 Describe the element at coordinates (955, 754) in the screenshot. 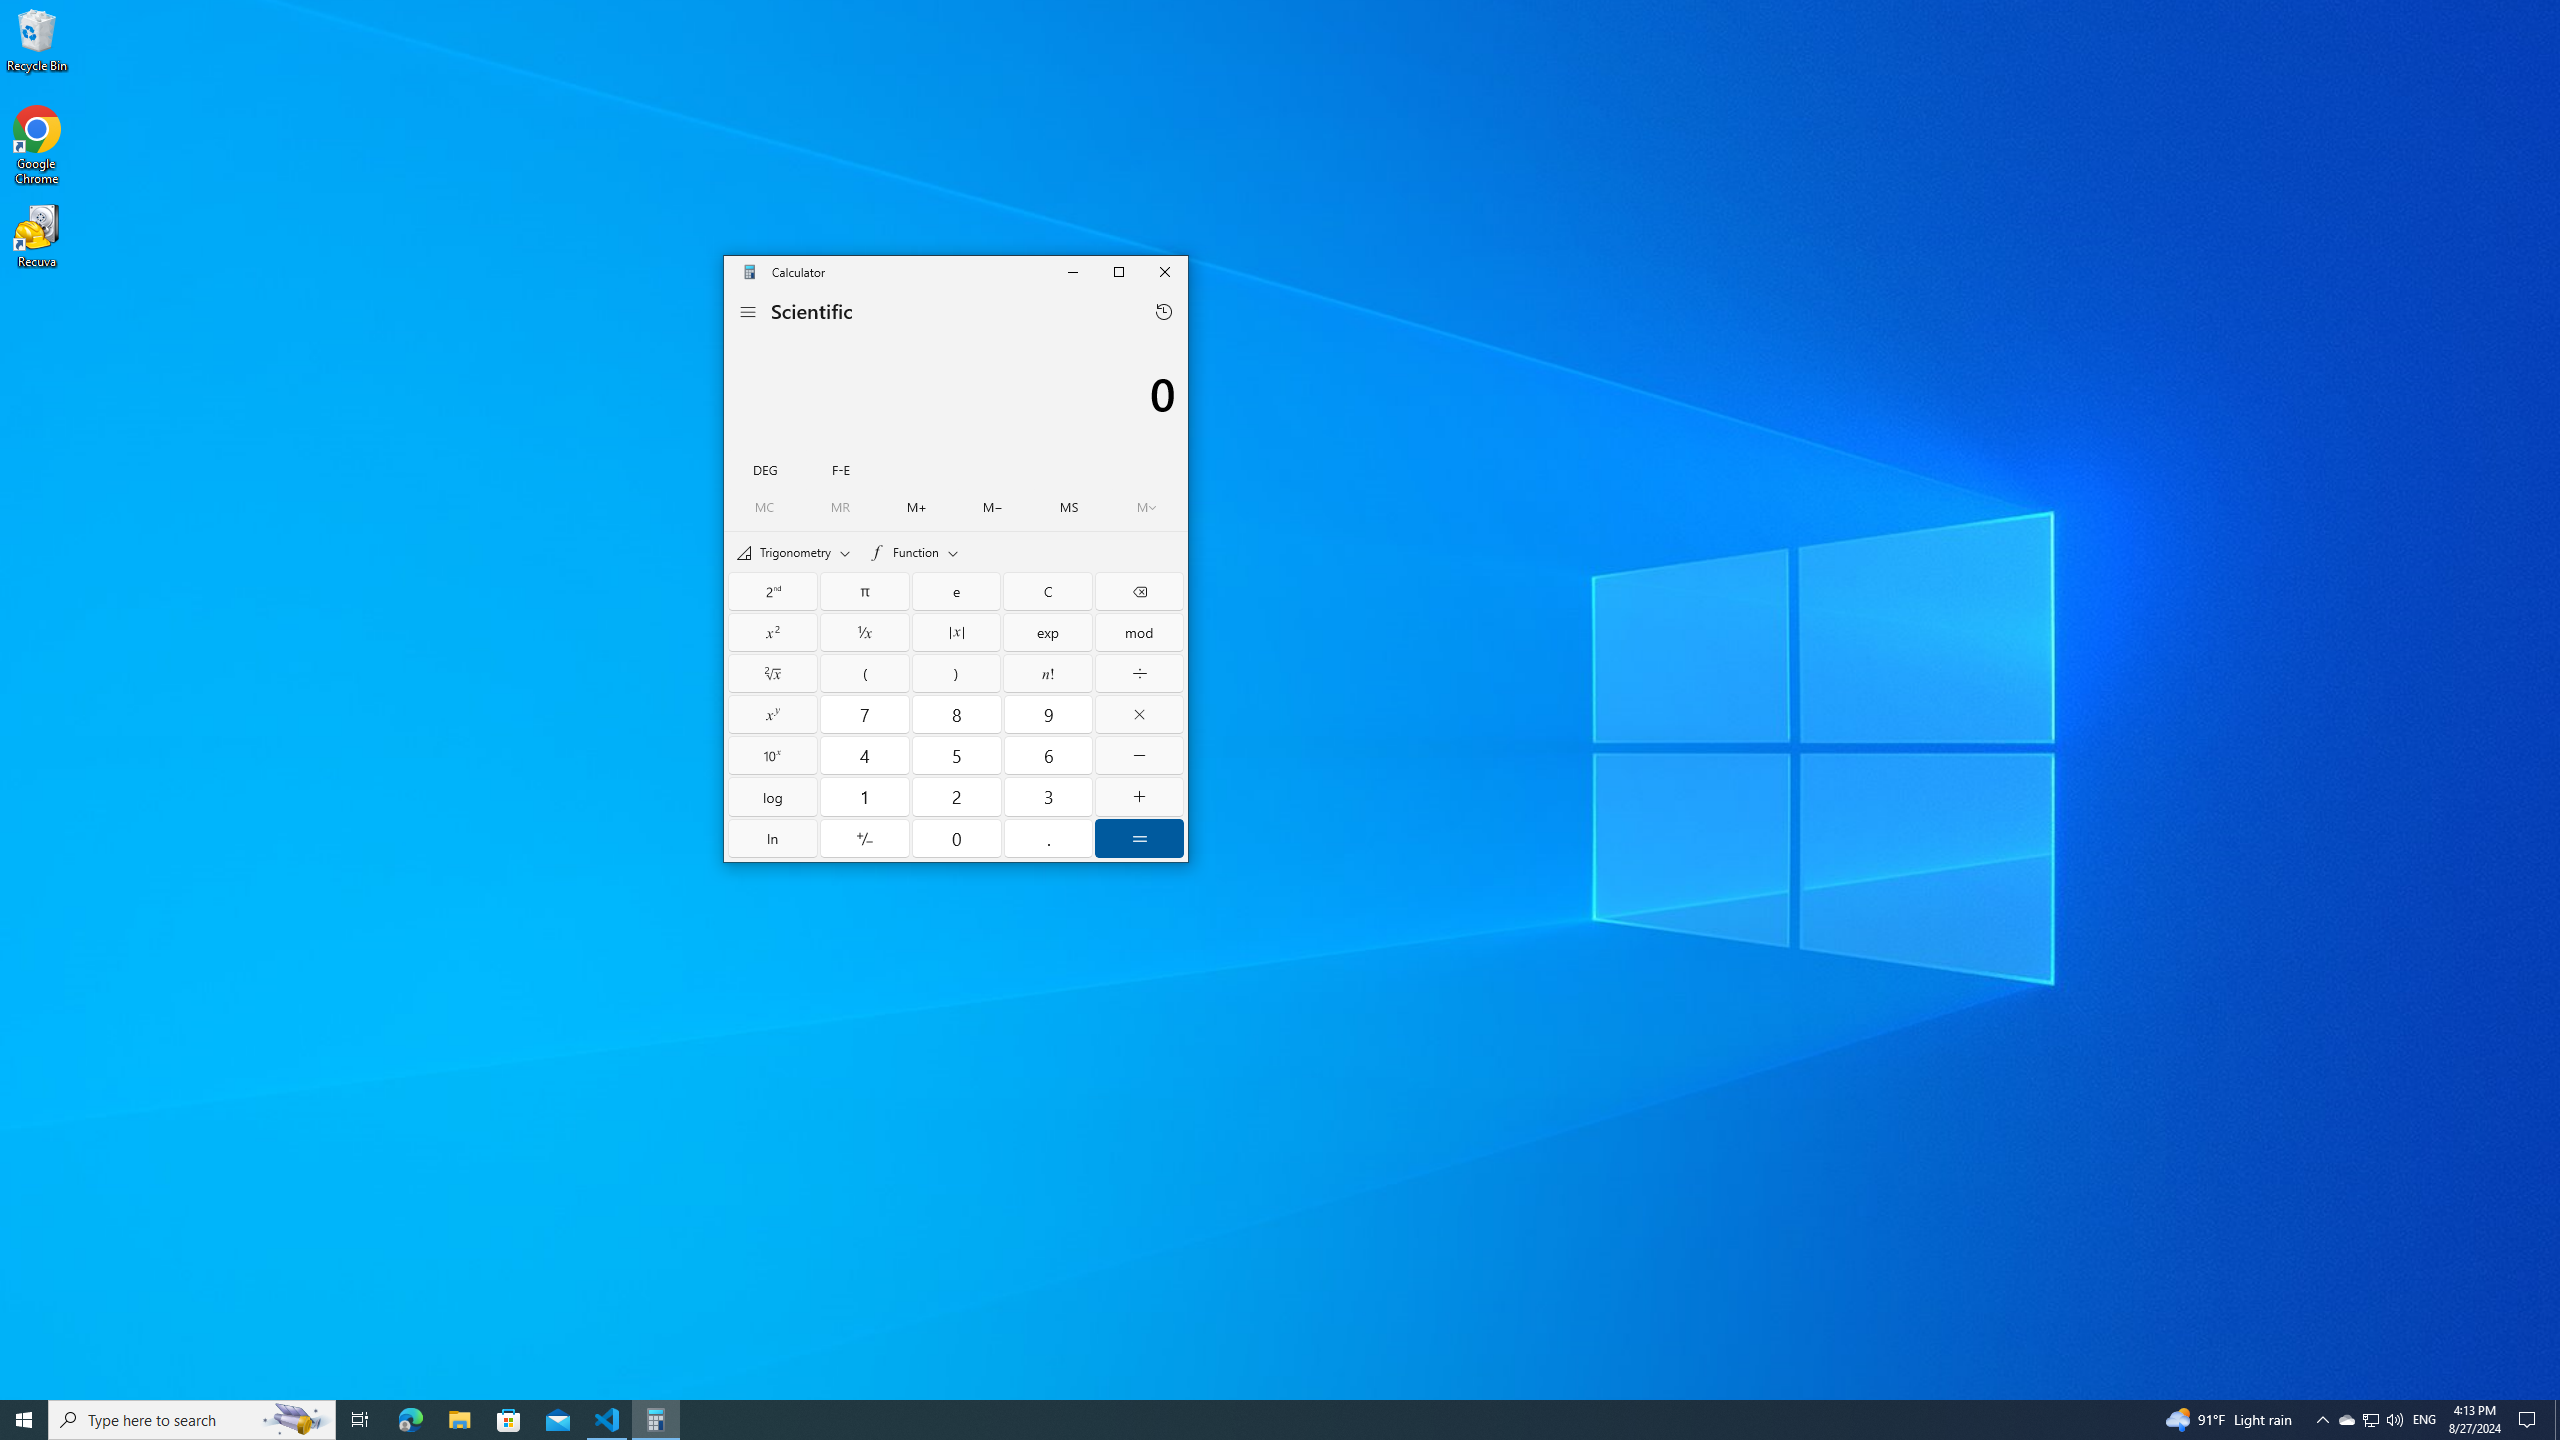

I see `'Five'` at that location.